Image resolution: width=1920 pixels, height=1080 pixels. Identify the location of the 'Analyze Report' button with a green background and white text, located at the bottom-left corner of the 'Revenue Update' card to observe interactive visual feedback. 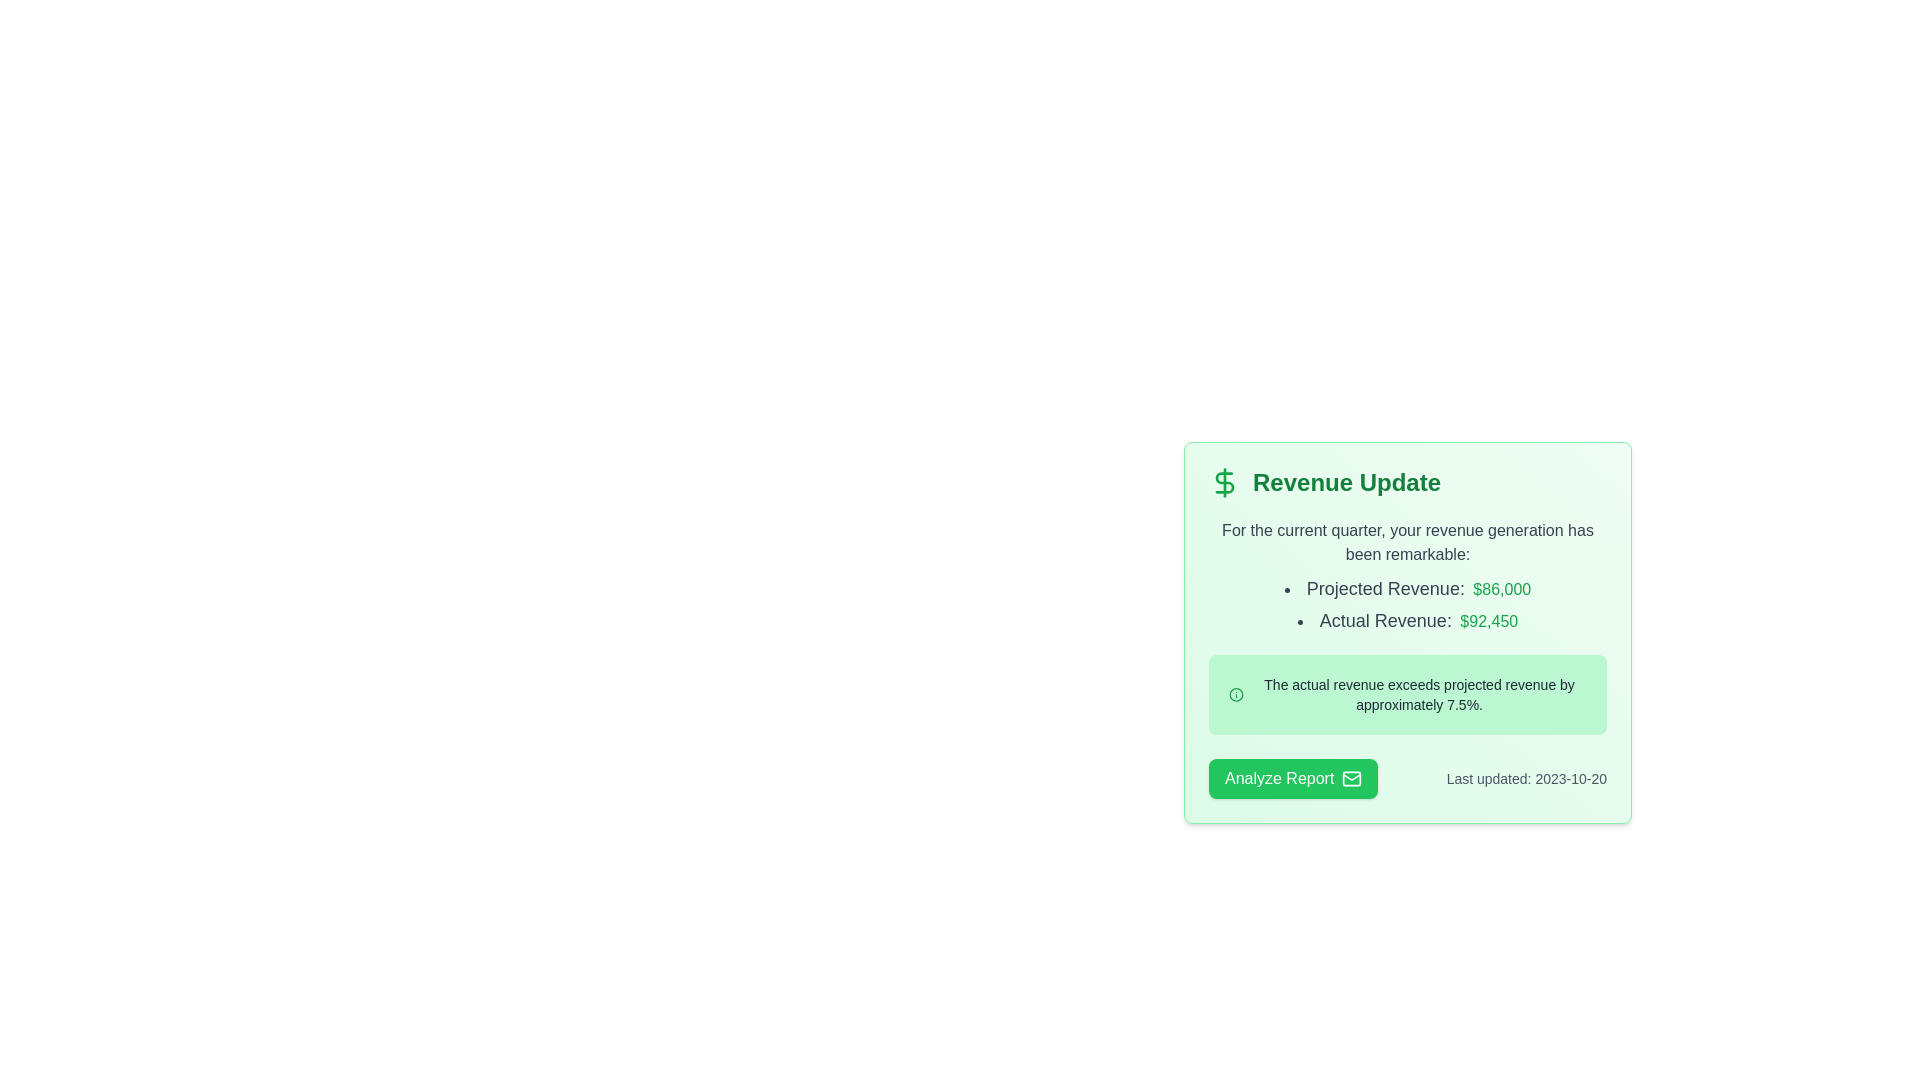
(1293, 778).